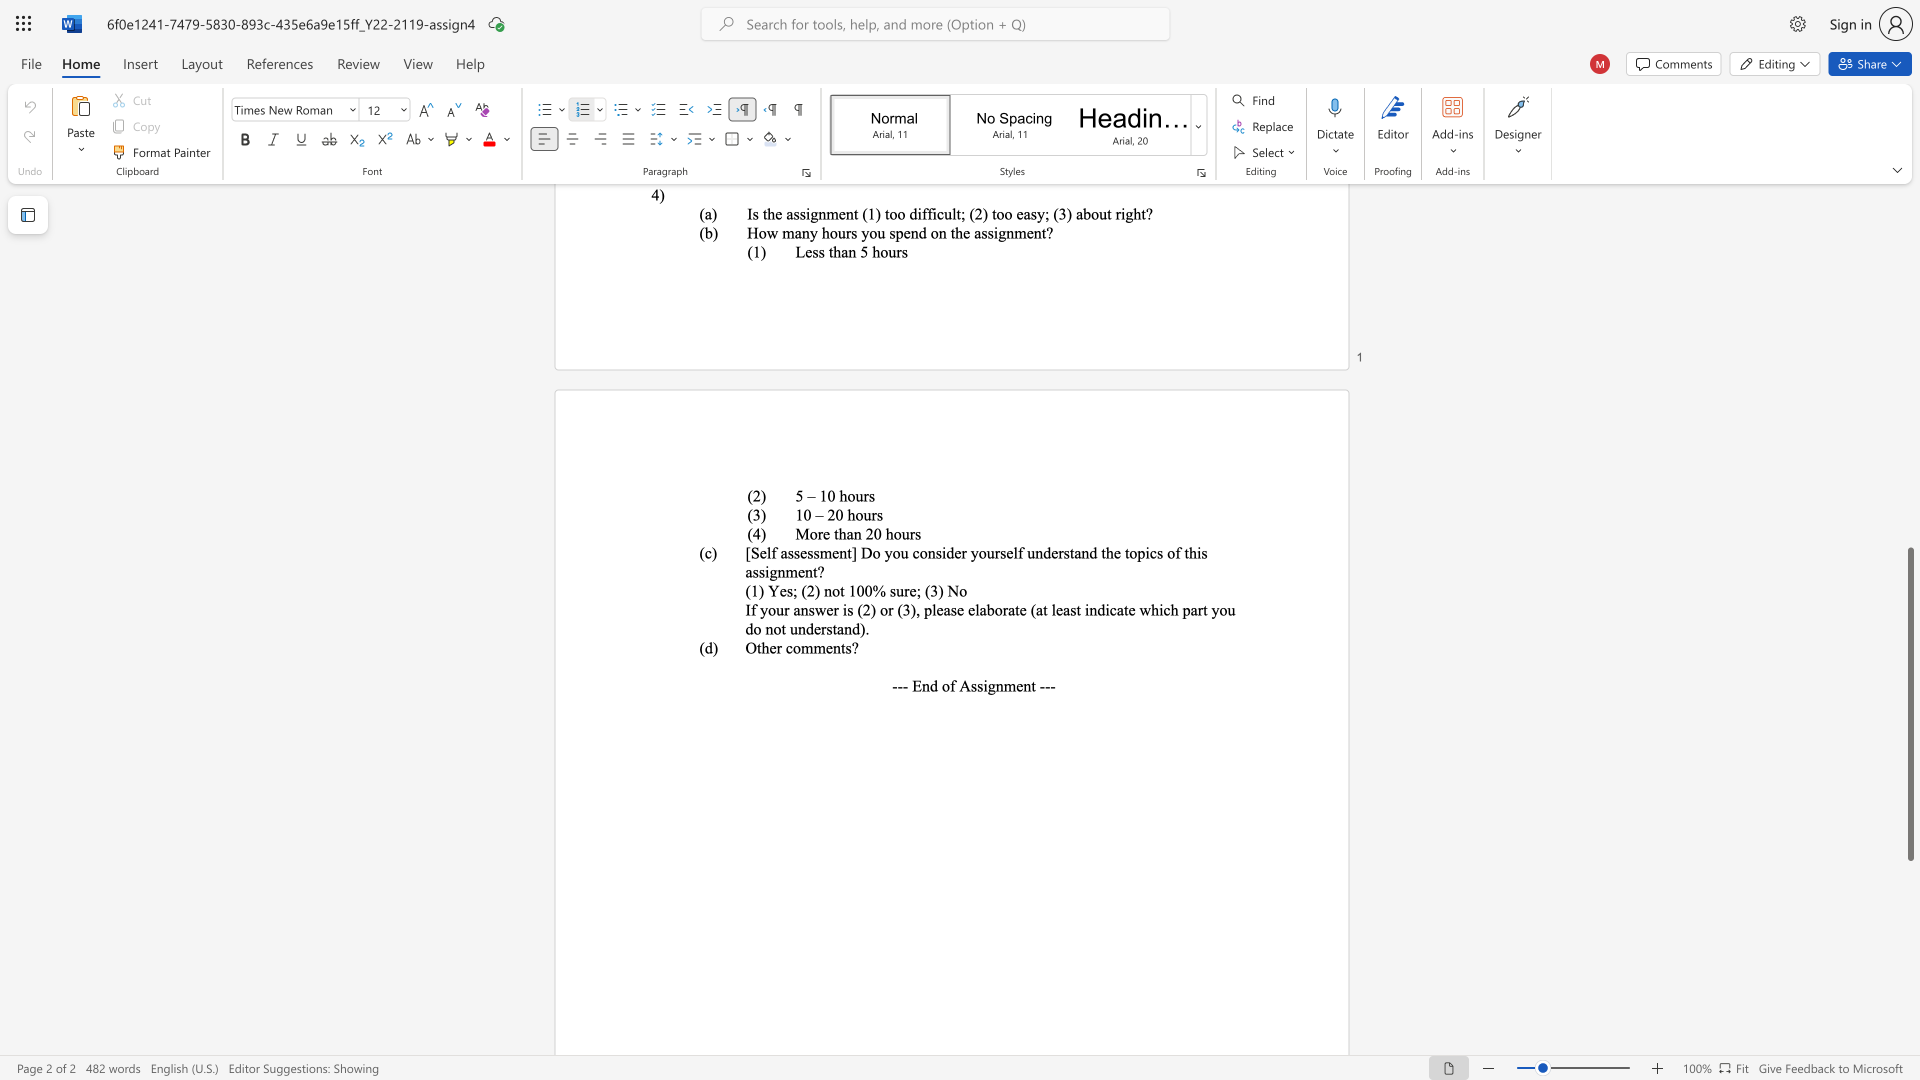 This screenshot has height=1080, width=1920. What do you see at coordinates (985, 685) in the screenshot?
I see `the 1th character "i" in the text` at bounding box center [985, 685].